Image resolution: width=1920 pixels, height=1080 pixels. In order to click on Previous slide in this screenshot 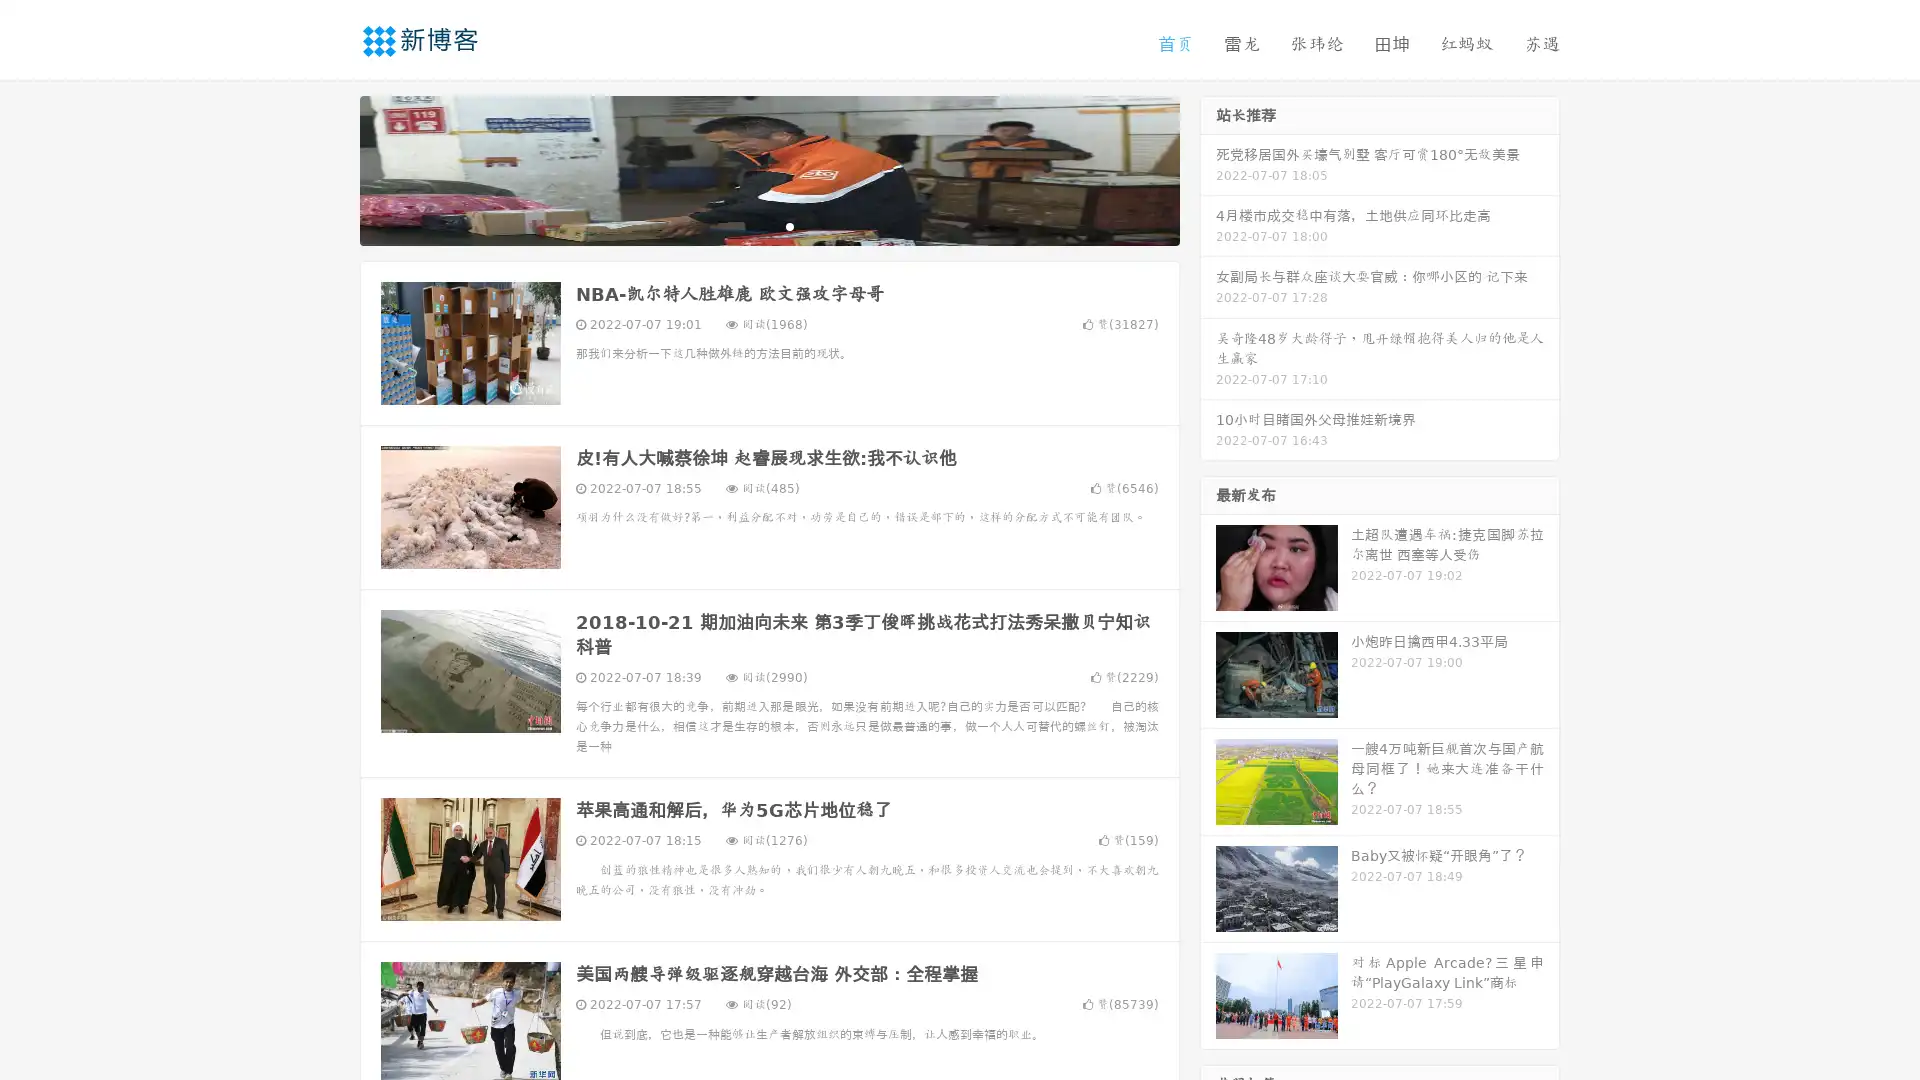, I will do `click(330, 168)`.